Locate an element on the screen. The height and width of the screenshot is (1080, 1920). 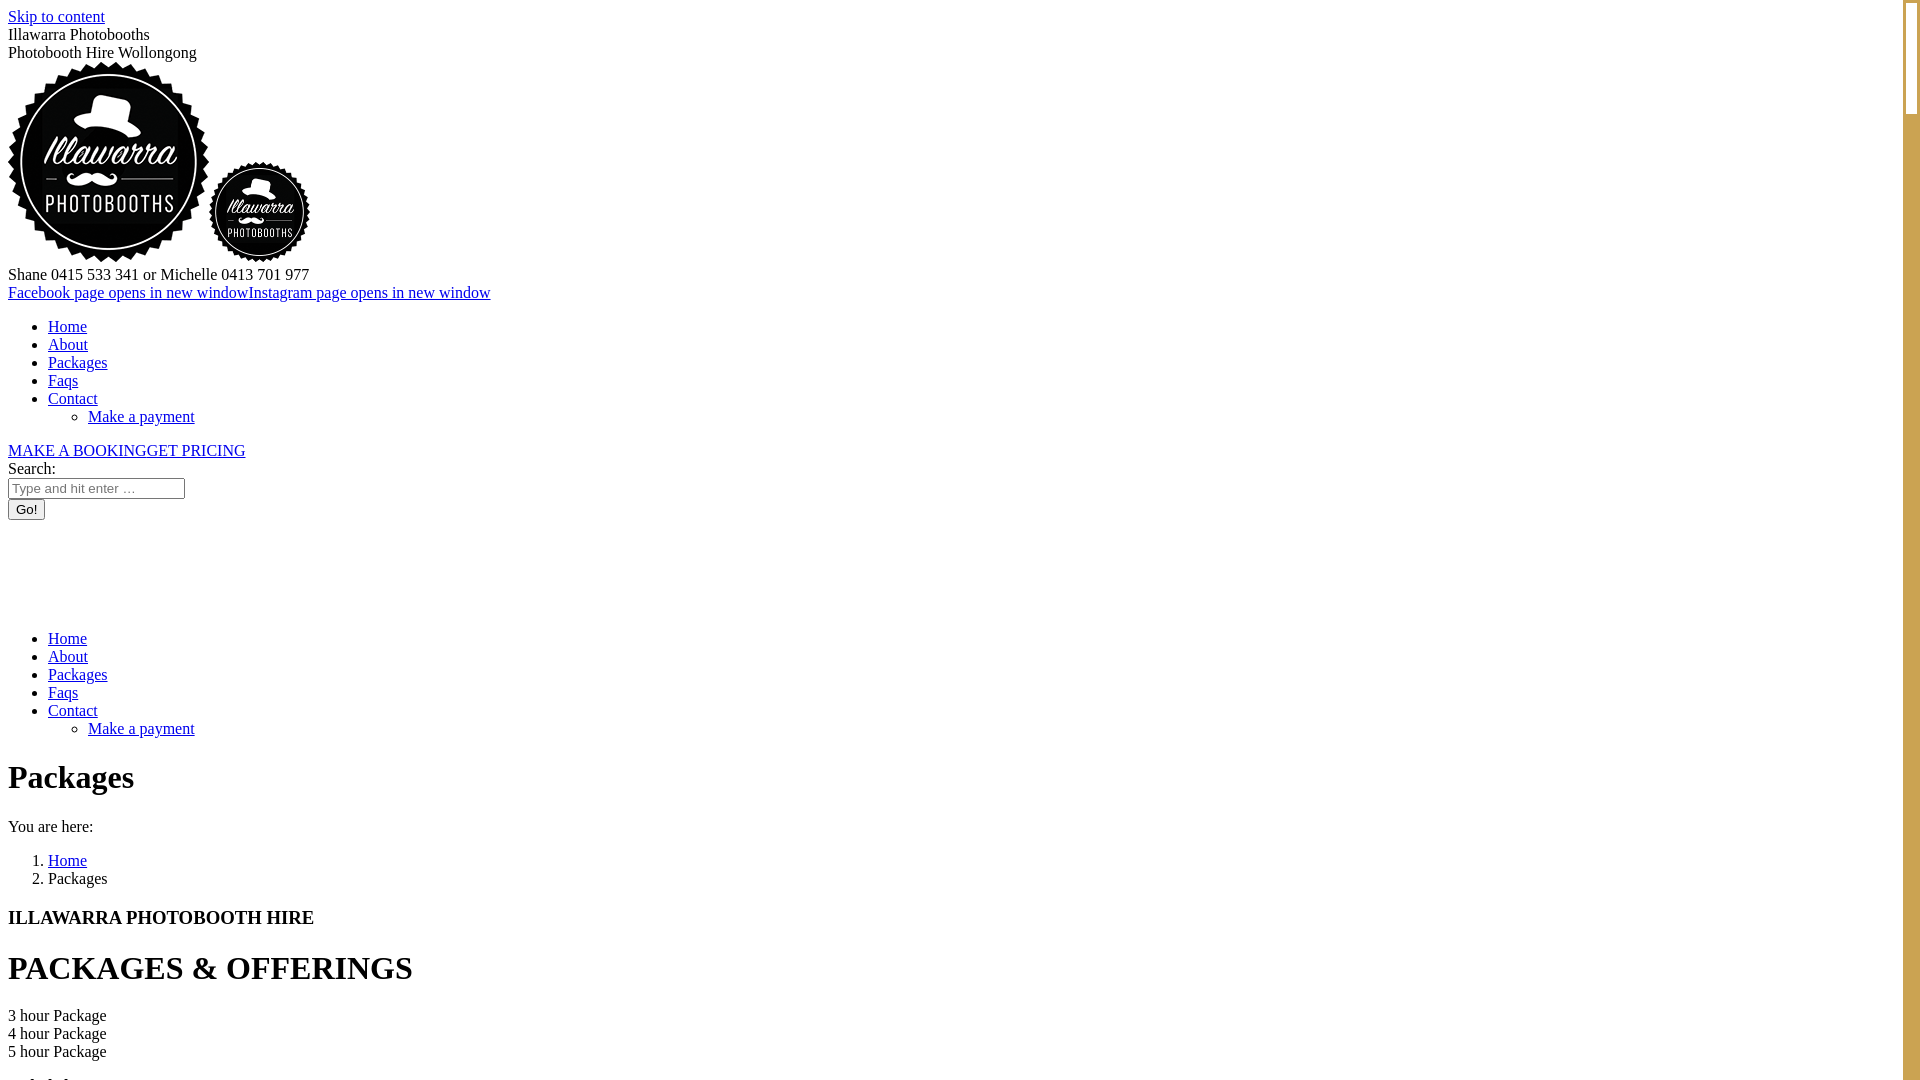
'Packages' is located at coordinates (48, 362).